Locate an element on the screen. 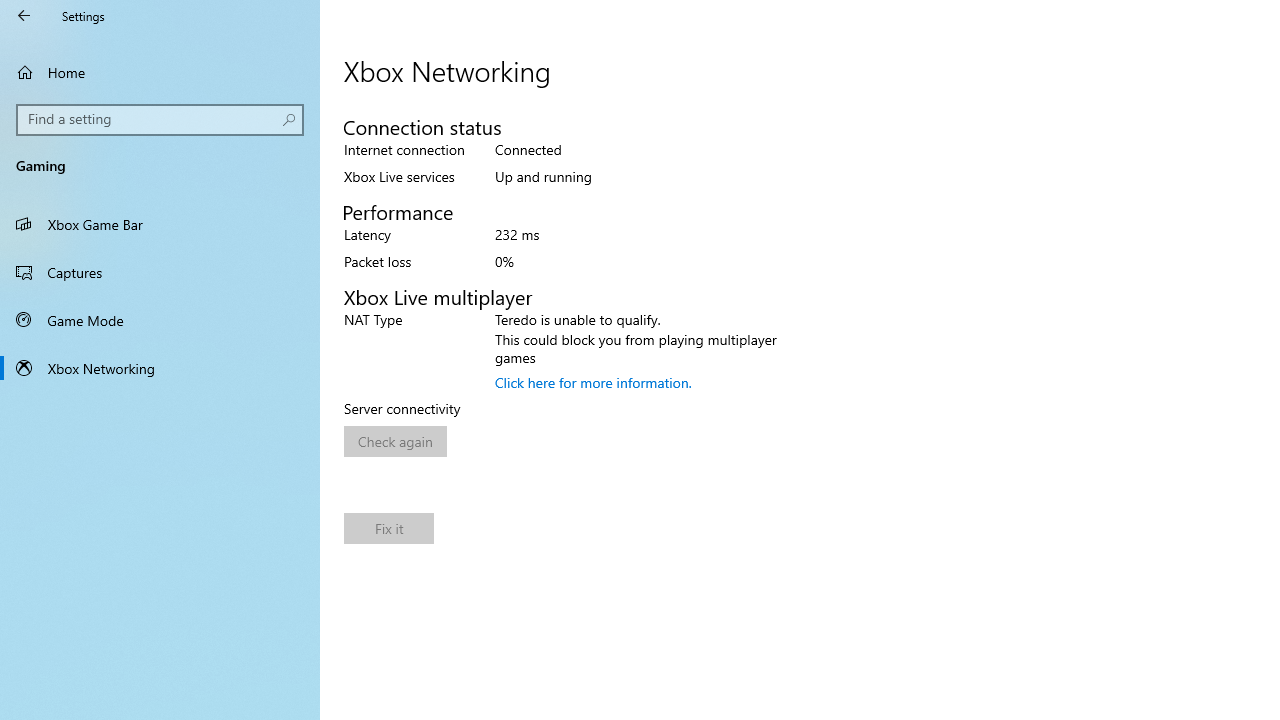  'Xbox Networking' is located at coordinates (160, 367).